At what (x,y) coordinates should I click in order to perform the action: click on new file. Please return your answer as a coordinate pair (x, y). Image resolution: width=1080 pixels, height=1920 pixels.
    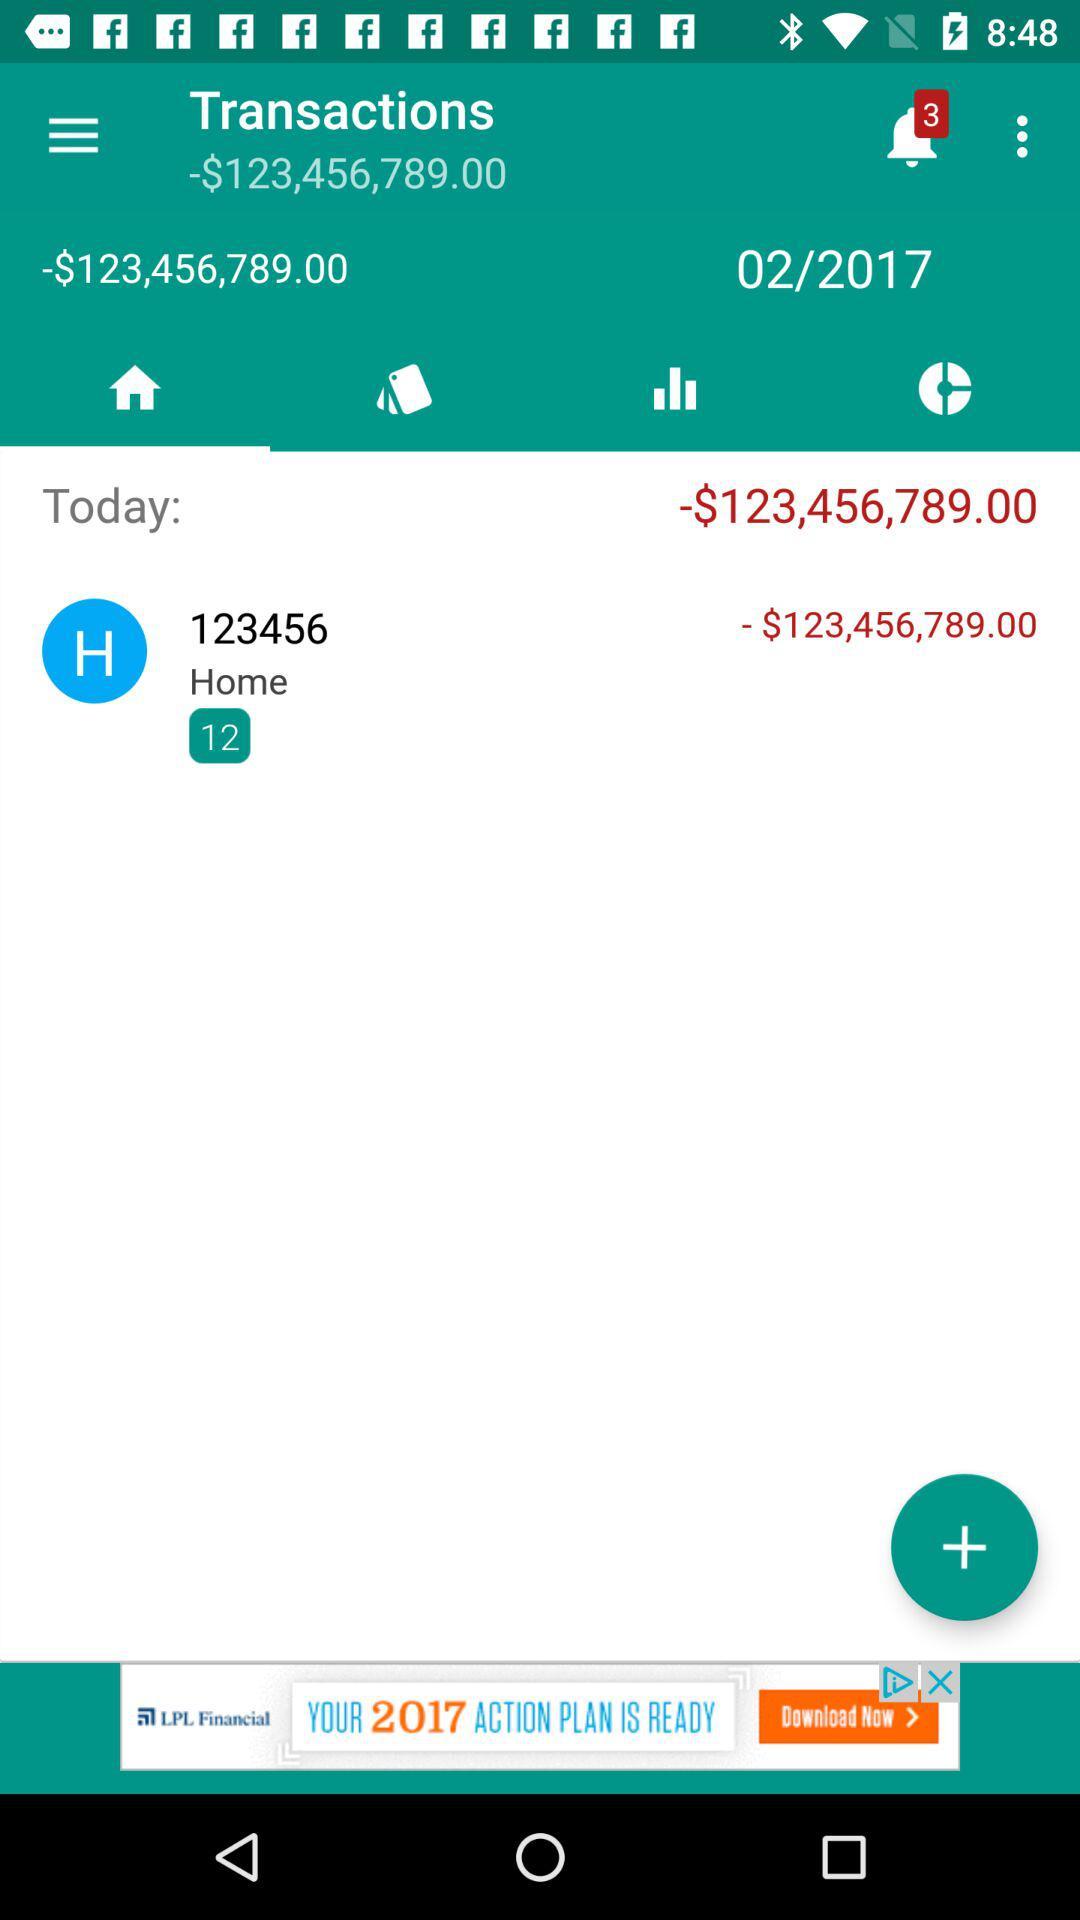
    Looking at the image, I should click on (963, 1546).